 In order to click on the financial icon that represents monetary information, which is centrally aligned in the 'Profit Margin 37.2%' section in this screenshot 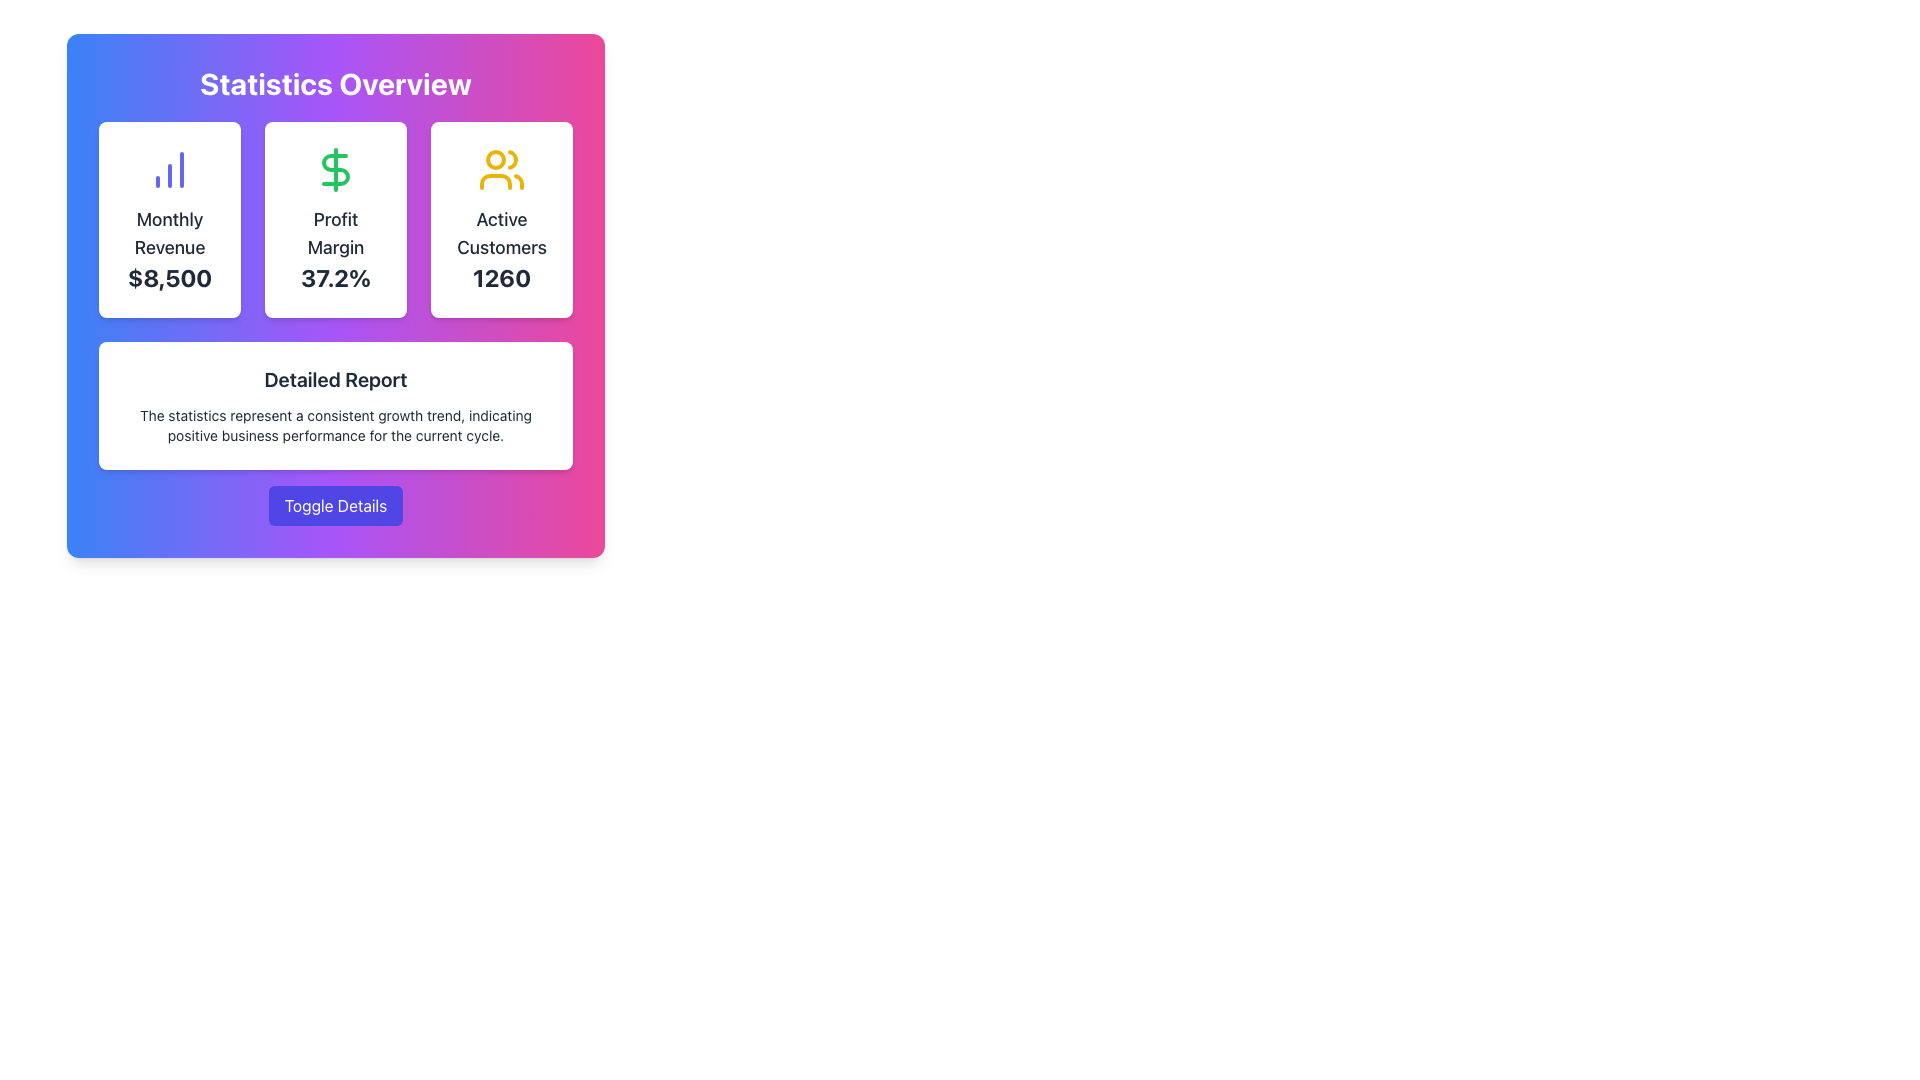, I will do `click(336, 168)`.